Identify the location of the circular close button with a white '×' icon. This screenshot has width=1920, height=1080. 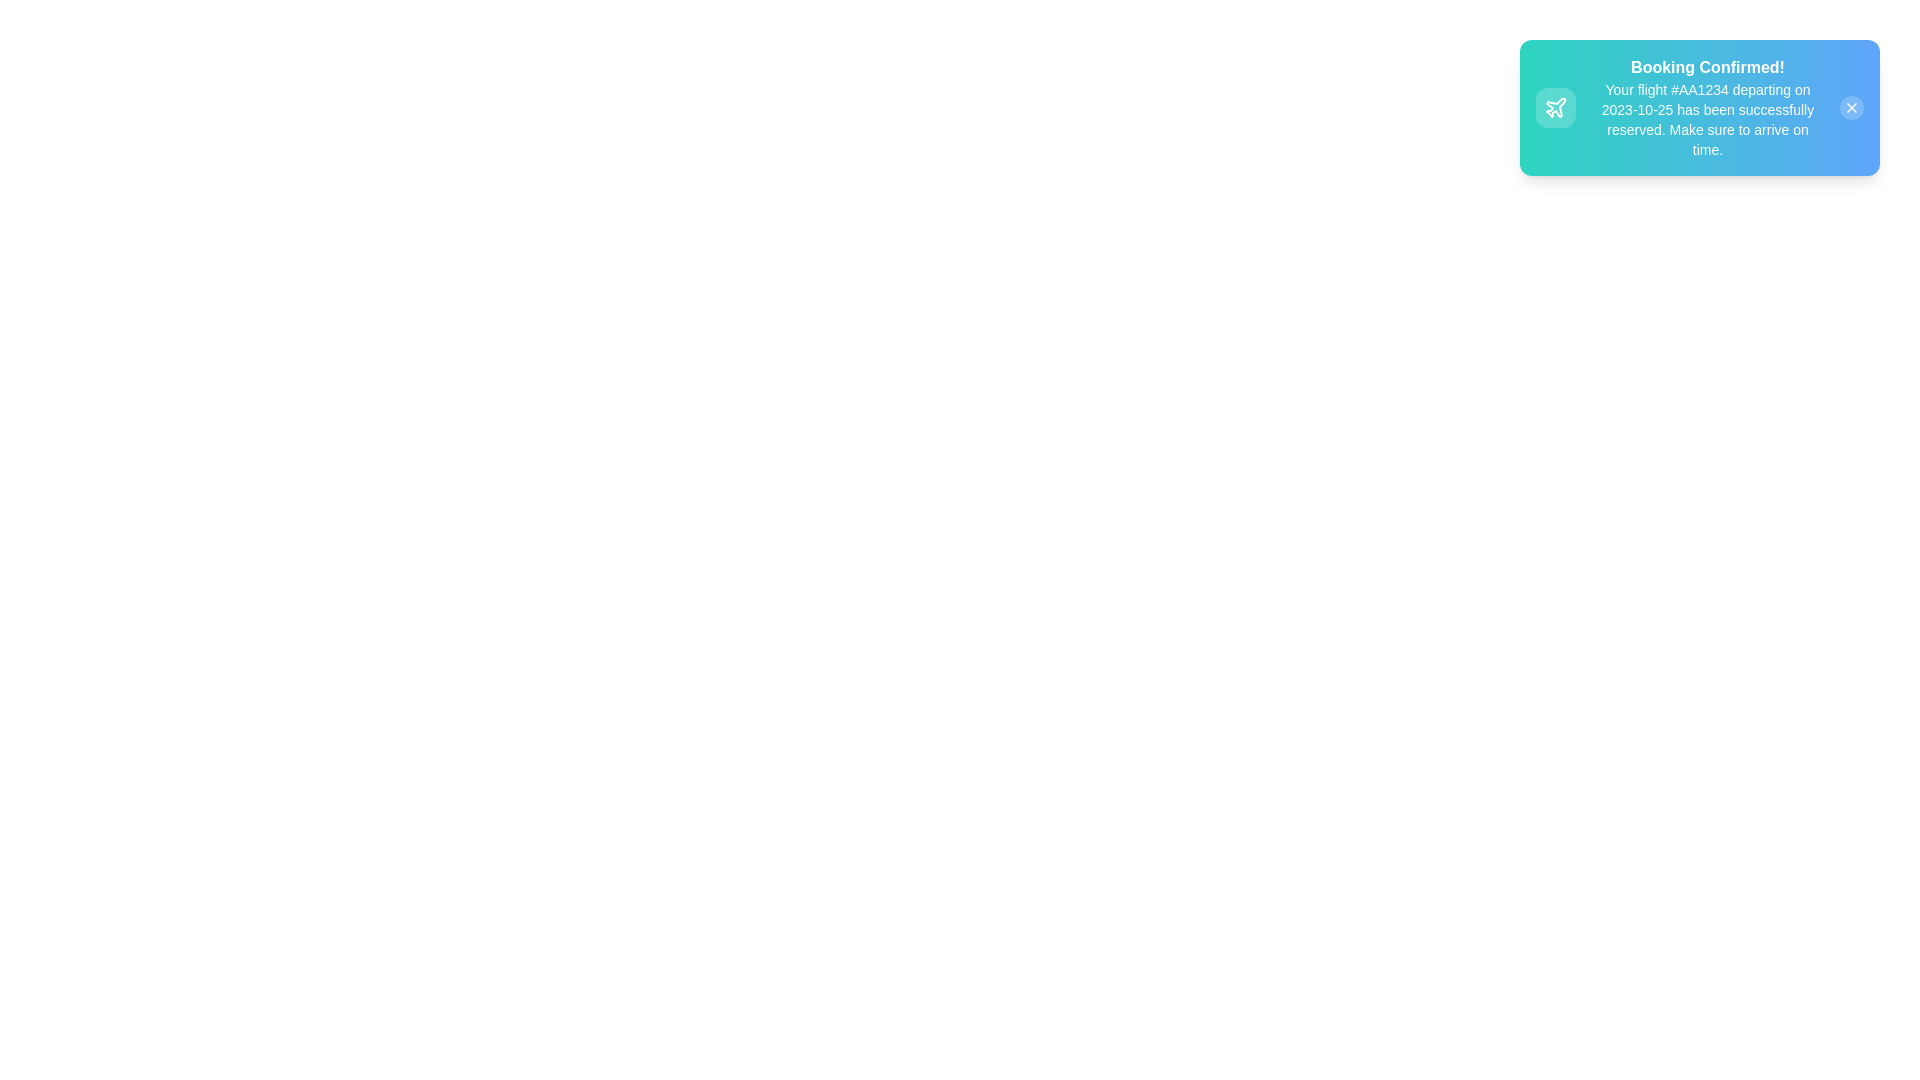
(1851, 108).